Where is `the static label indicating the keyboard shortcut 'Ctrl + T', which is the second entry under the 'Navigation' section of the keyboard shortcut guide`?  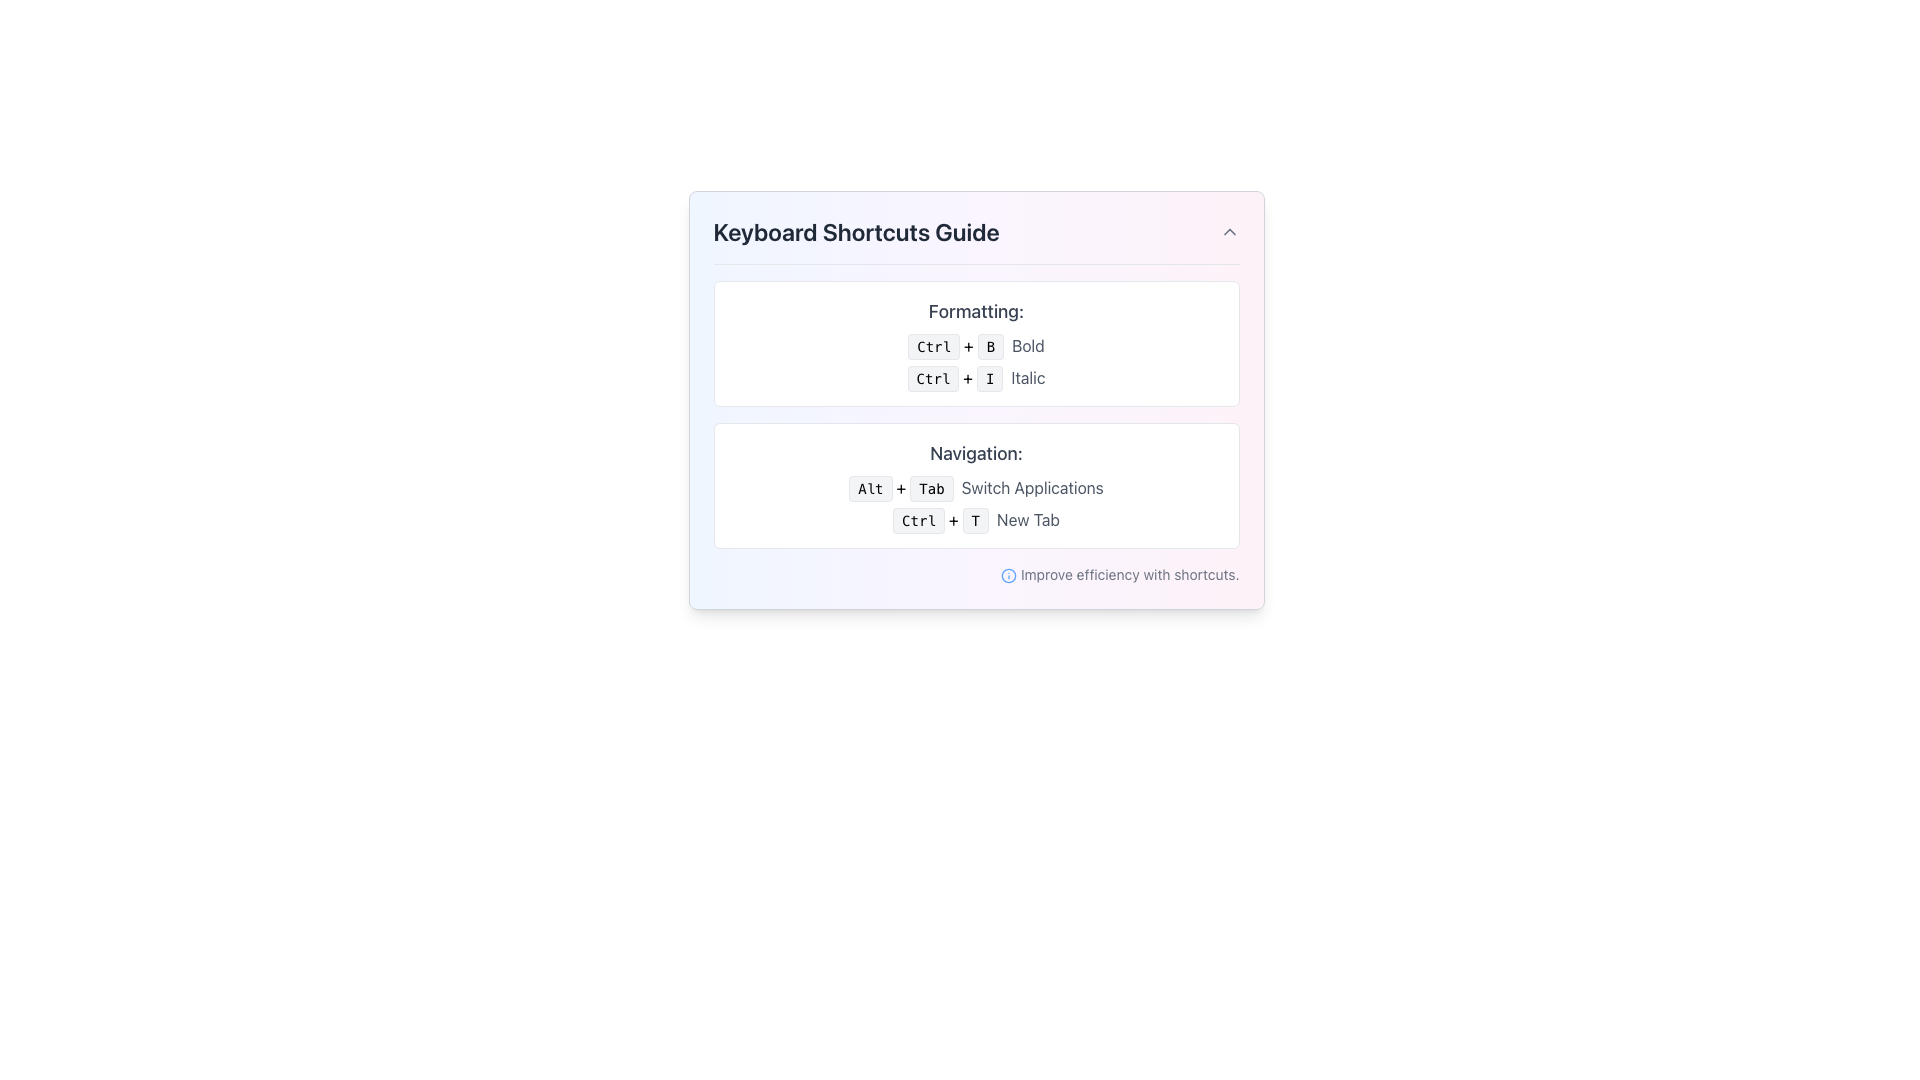 the static label indicating the keyboard shortcut 'Ctrl + T', which is the second entry under the 'Navigation' section of the keyboard shortcut guide is located at coordinates (976, 519).